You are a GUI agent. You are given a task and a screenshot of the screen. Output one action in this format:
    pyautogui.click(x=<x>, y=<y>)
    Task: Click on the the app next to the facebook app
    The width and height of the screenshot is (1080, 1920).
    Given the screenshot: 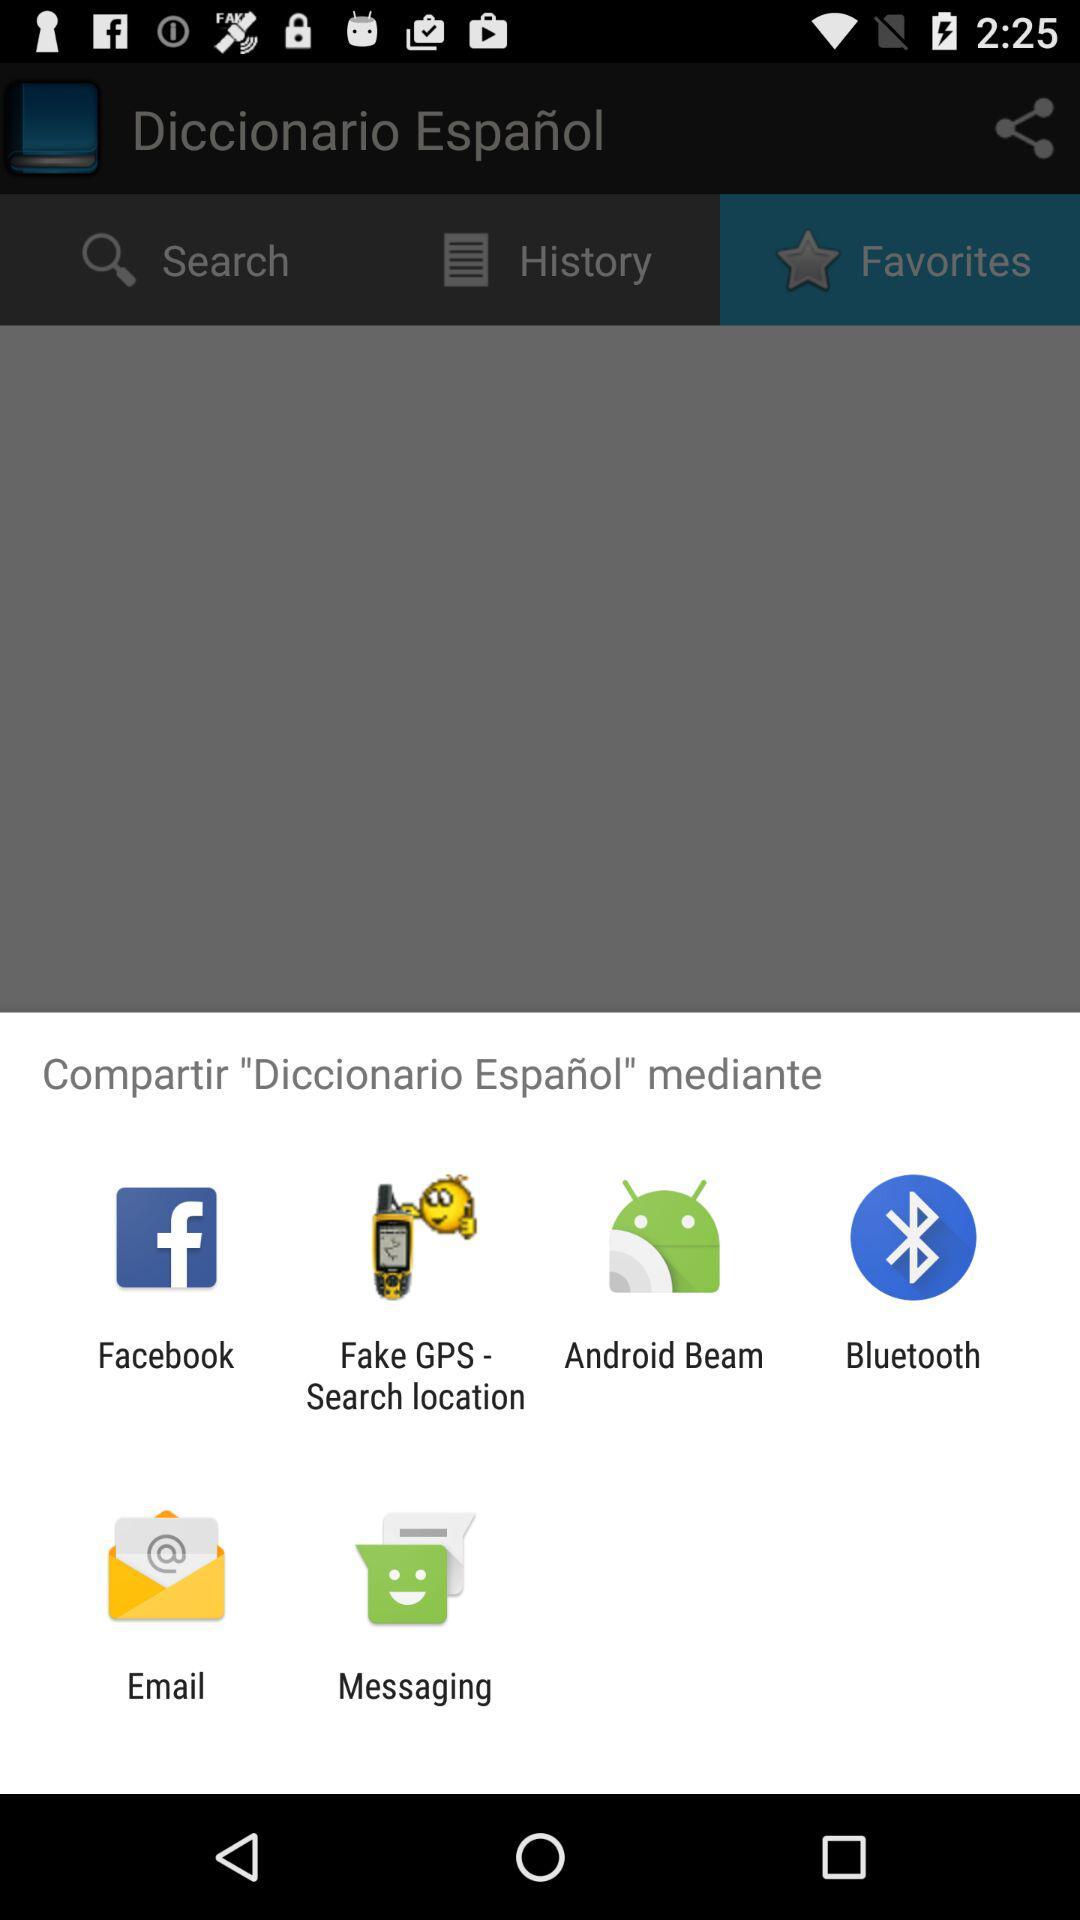 What is the action you would take?
    pyautogui.click(x=414, y=1374)
    